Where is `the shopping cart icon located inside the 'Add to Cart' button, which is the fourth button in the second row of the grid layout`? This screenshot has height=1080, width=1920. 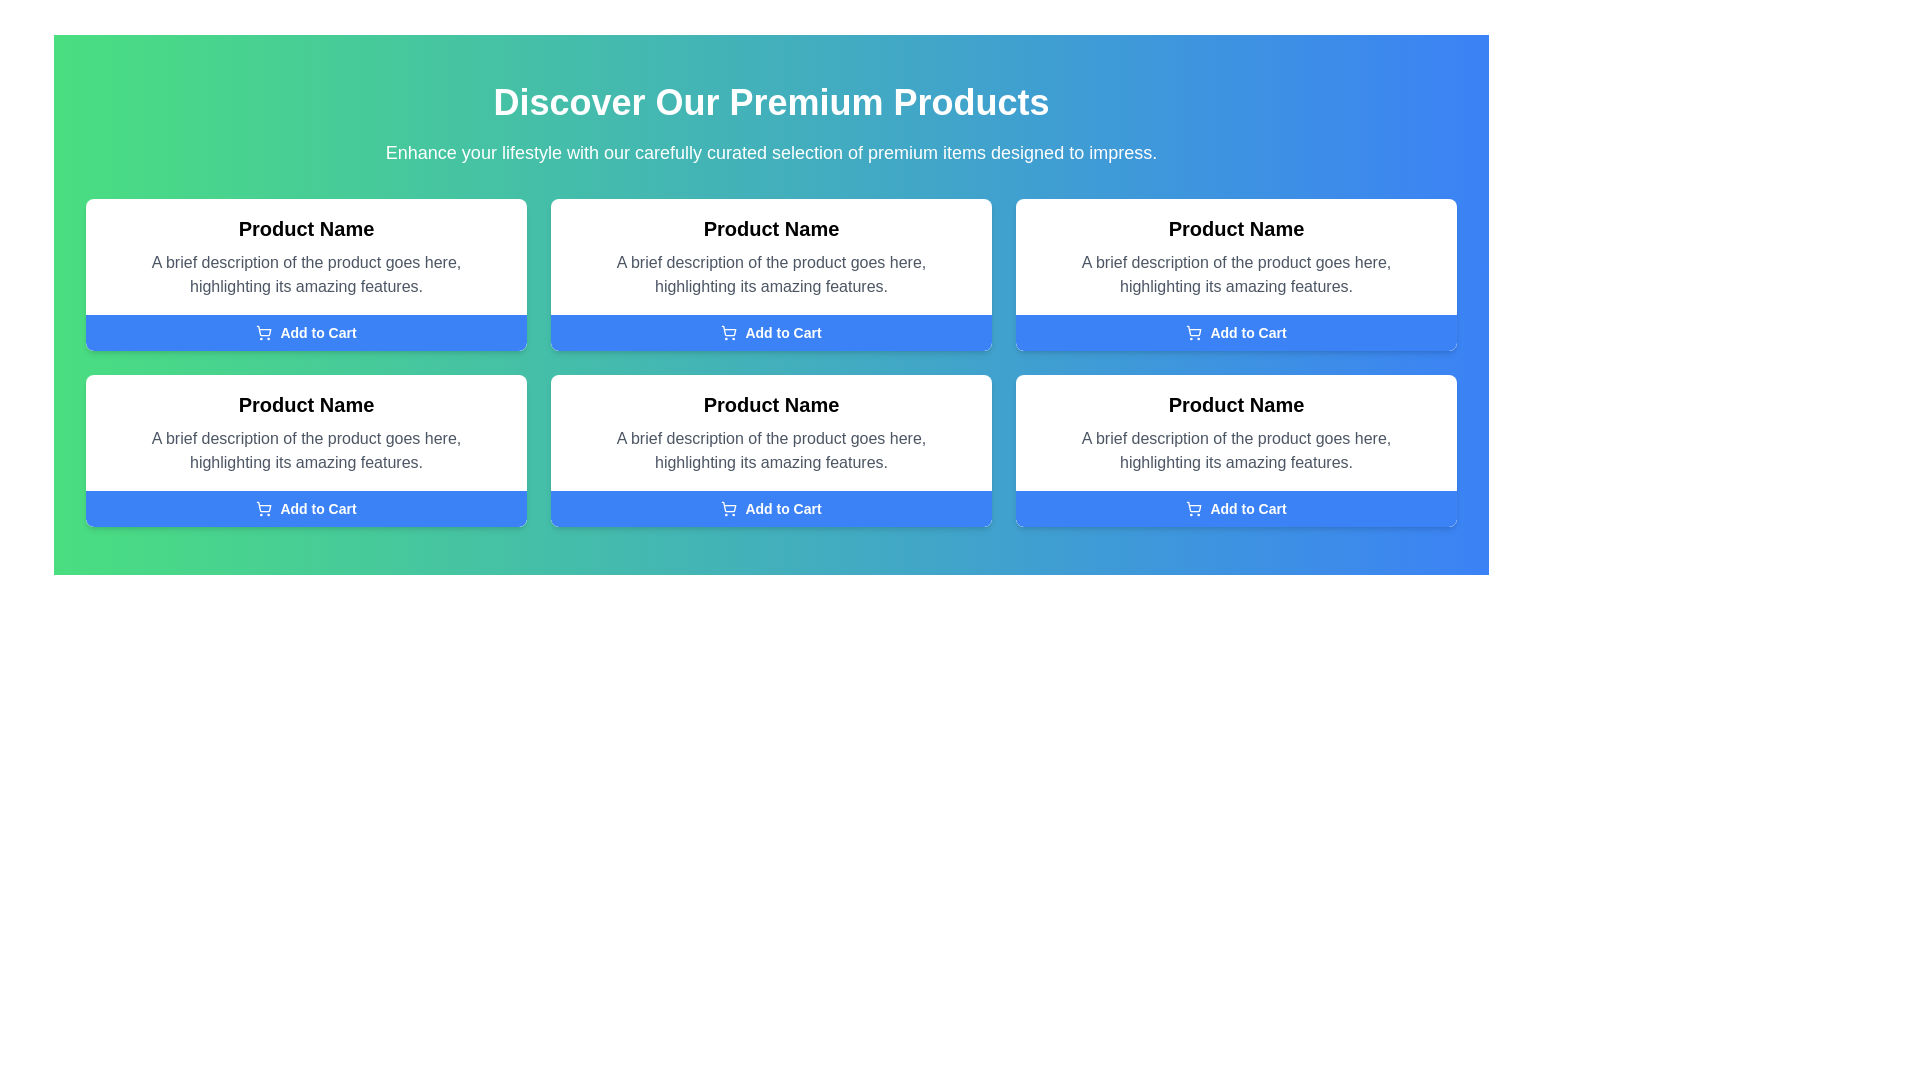 the shopping cart icon located inside the 'Add to Cart' button, which is the fourth button in the second row of the grid layout is located at coordinates (1194, 508).